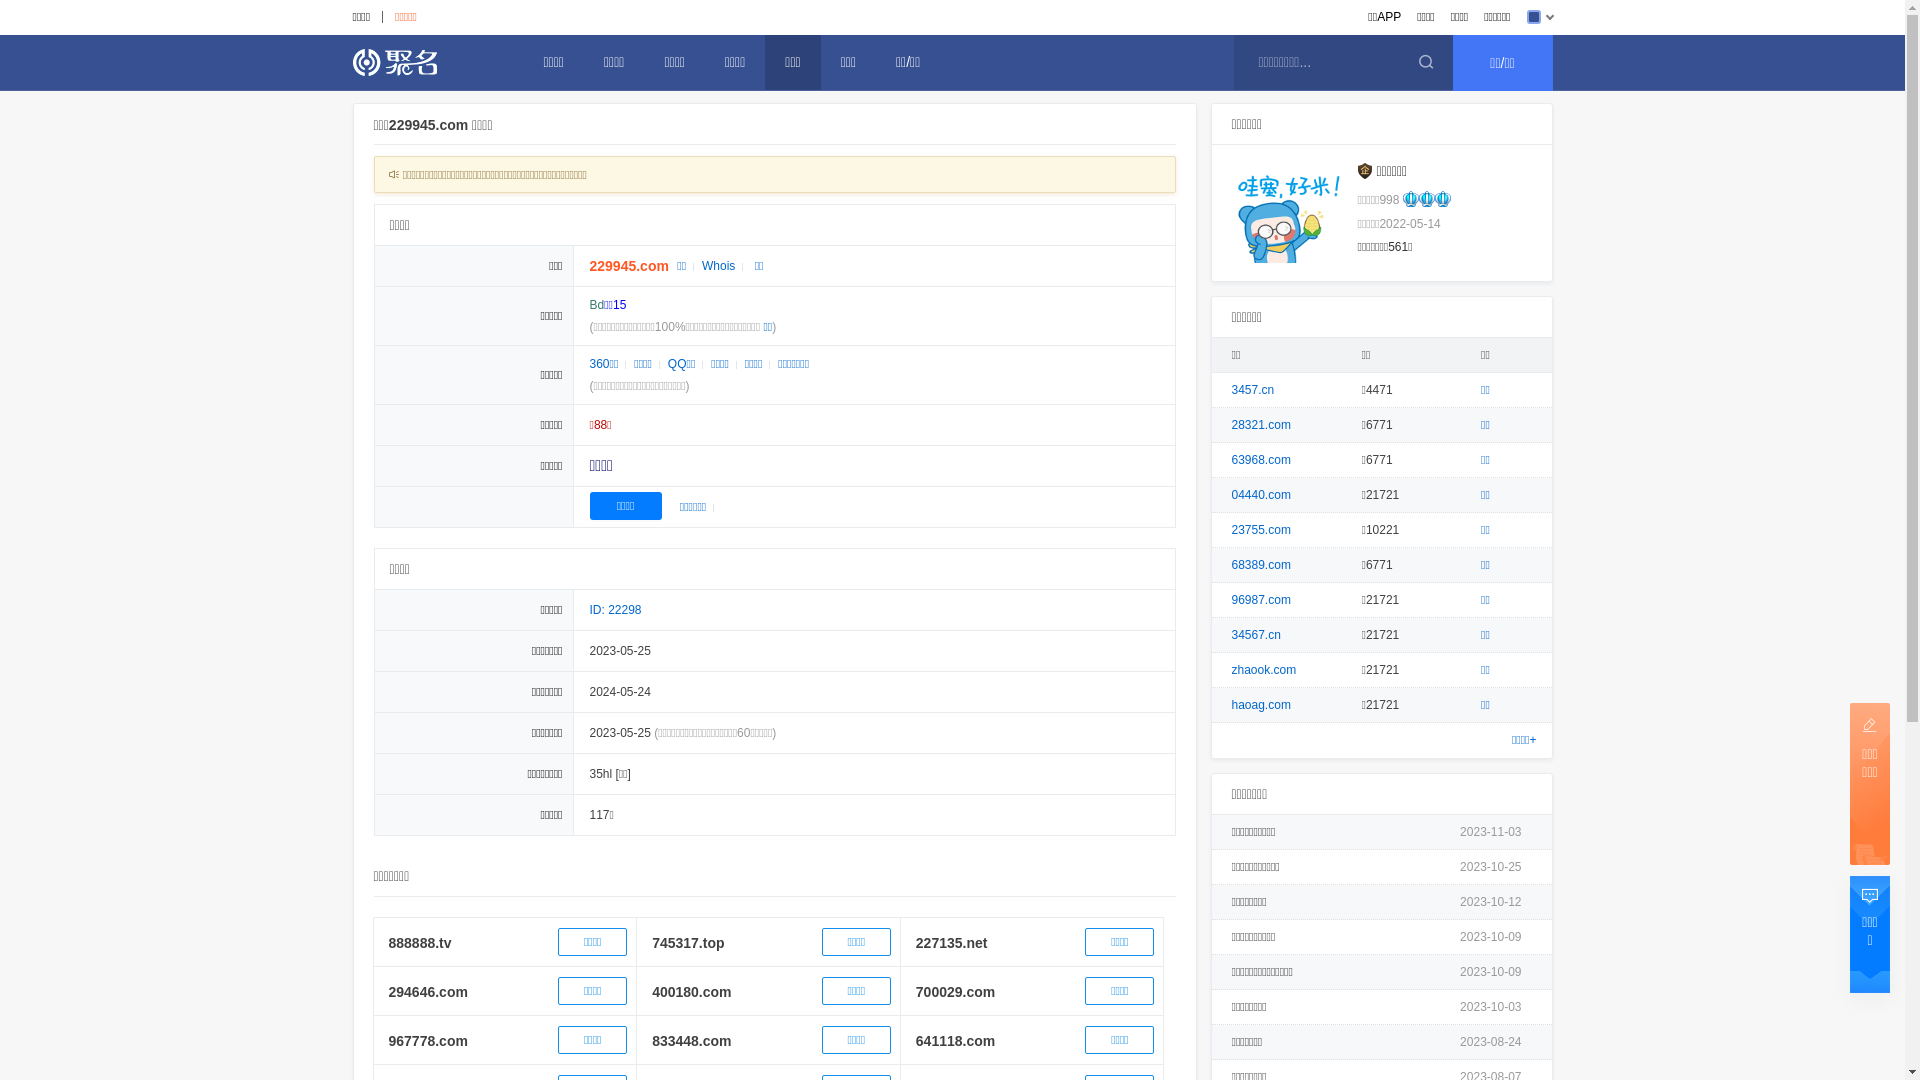 The image size is (1920, 1080). What do you see at coordinates (614, 608) in the screenshot?
I see `'ID: 22298'` at bounding box center [614, 608].